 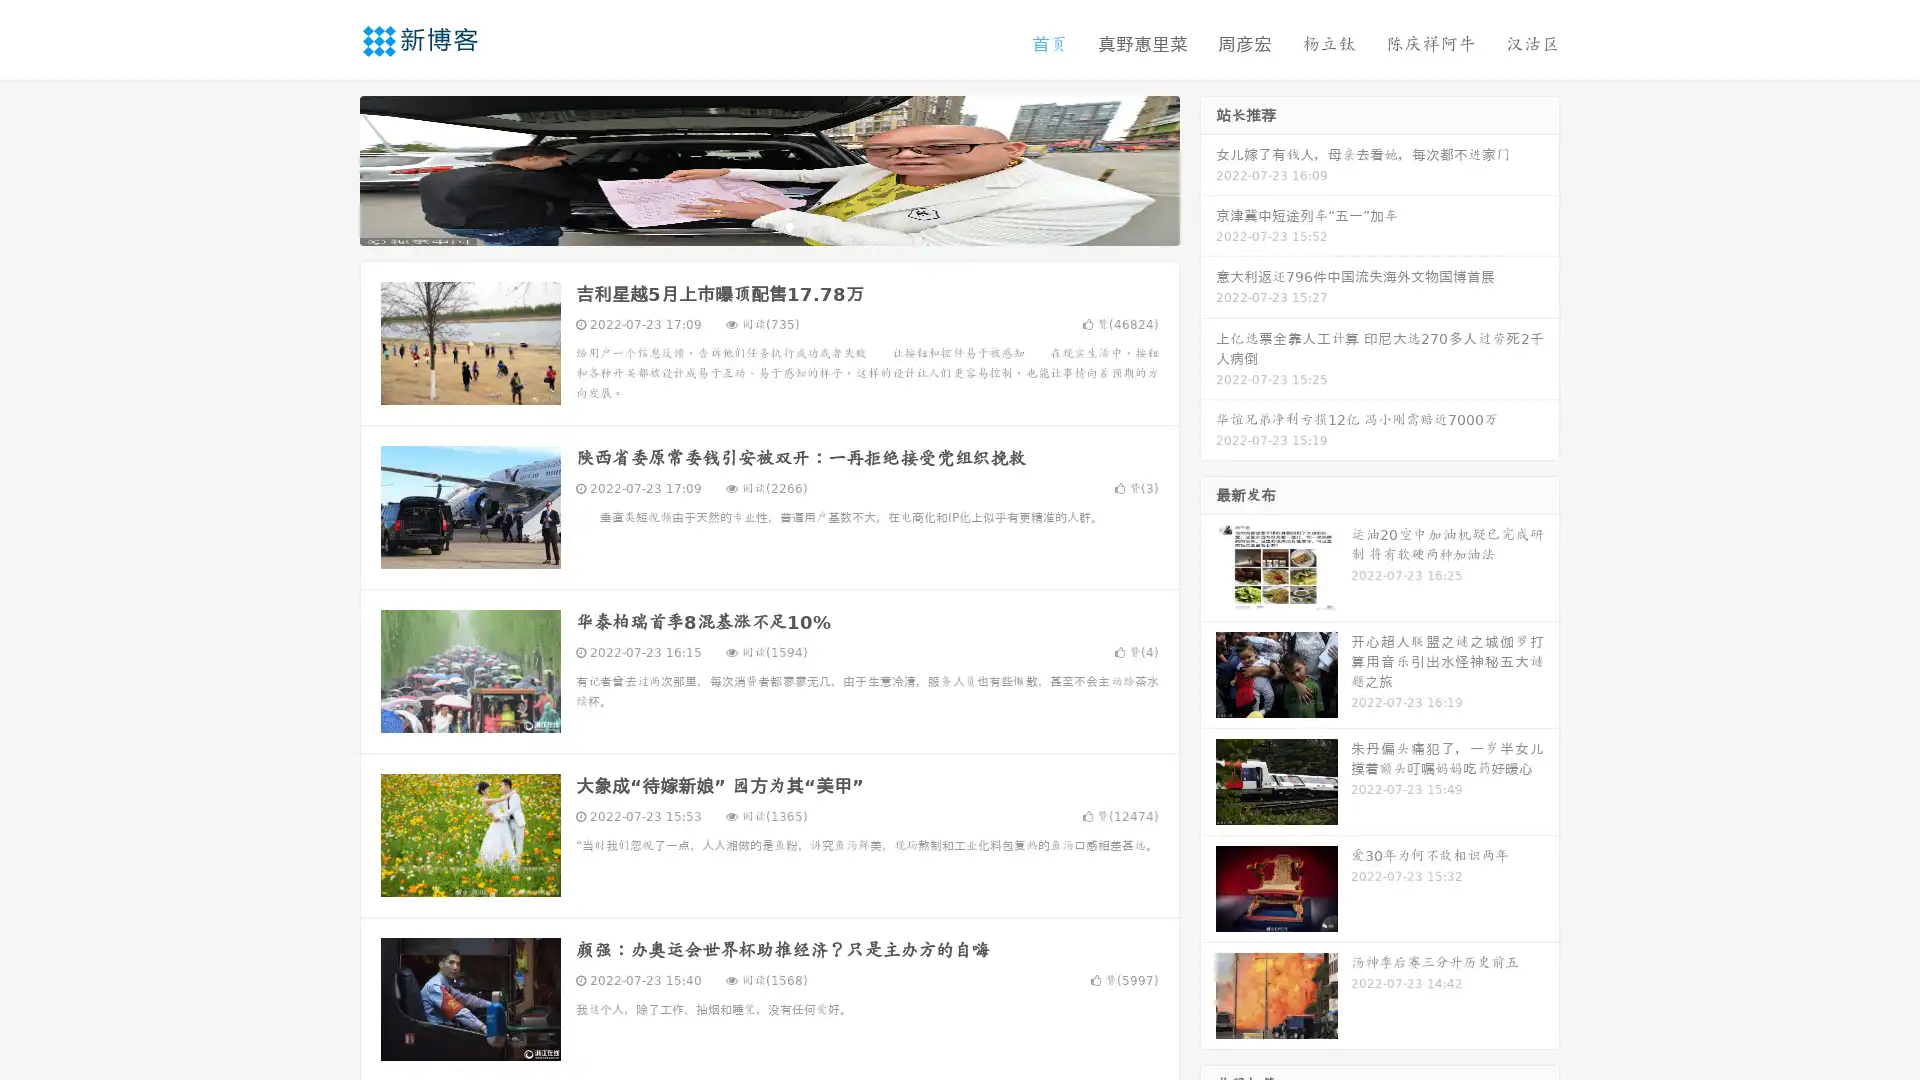 What do you see at coordinates (748, 225) in the screenshot?
I see `Go to slide 1` at bounding box center [748, 225].